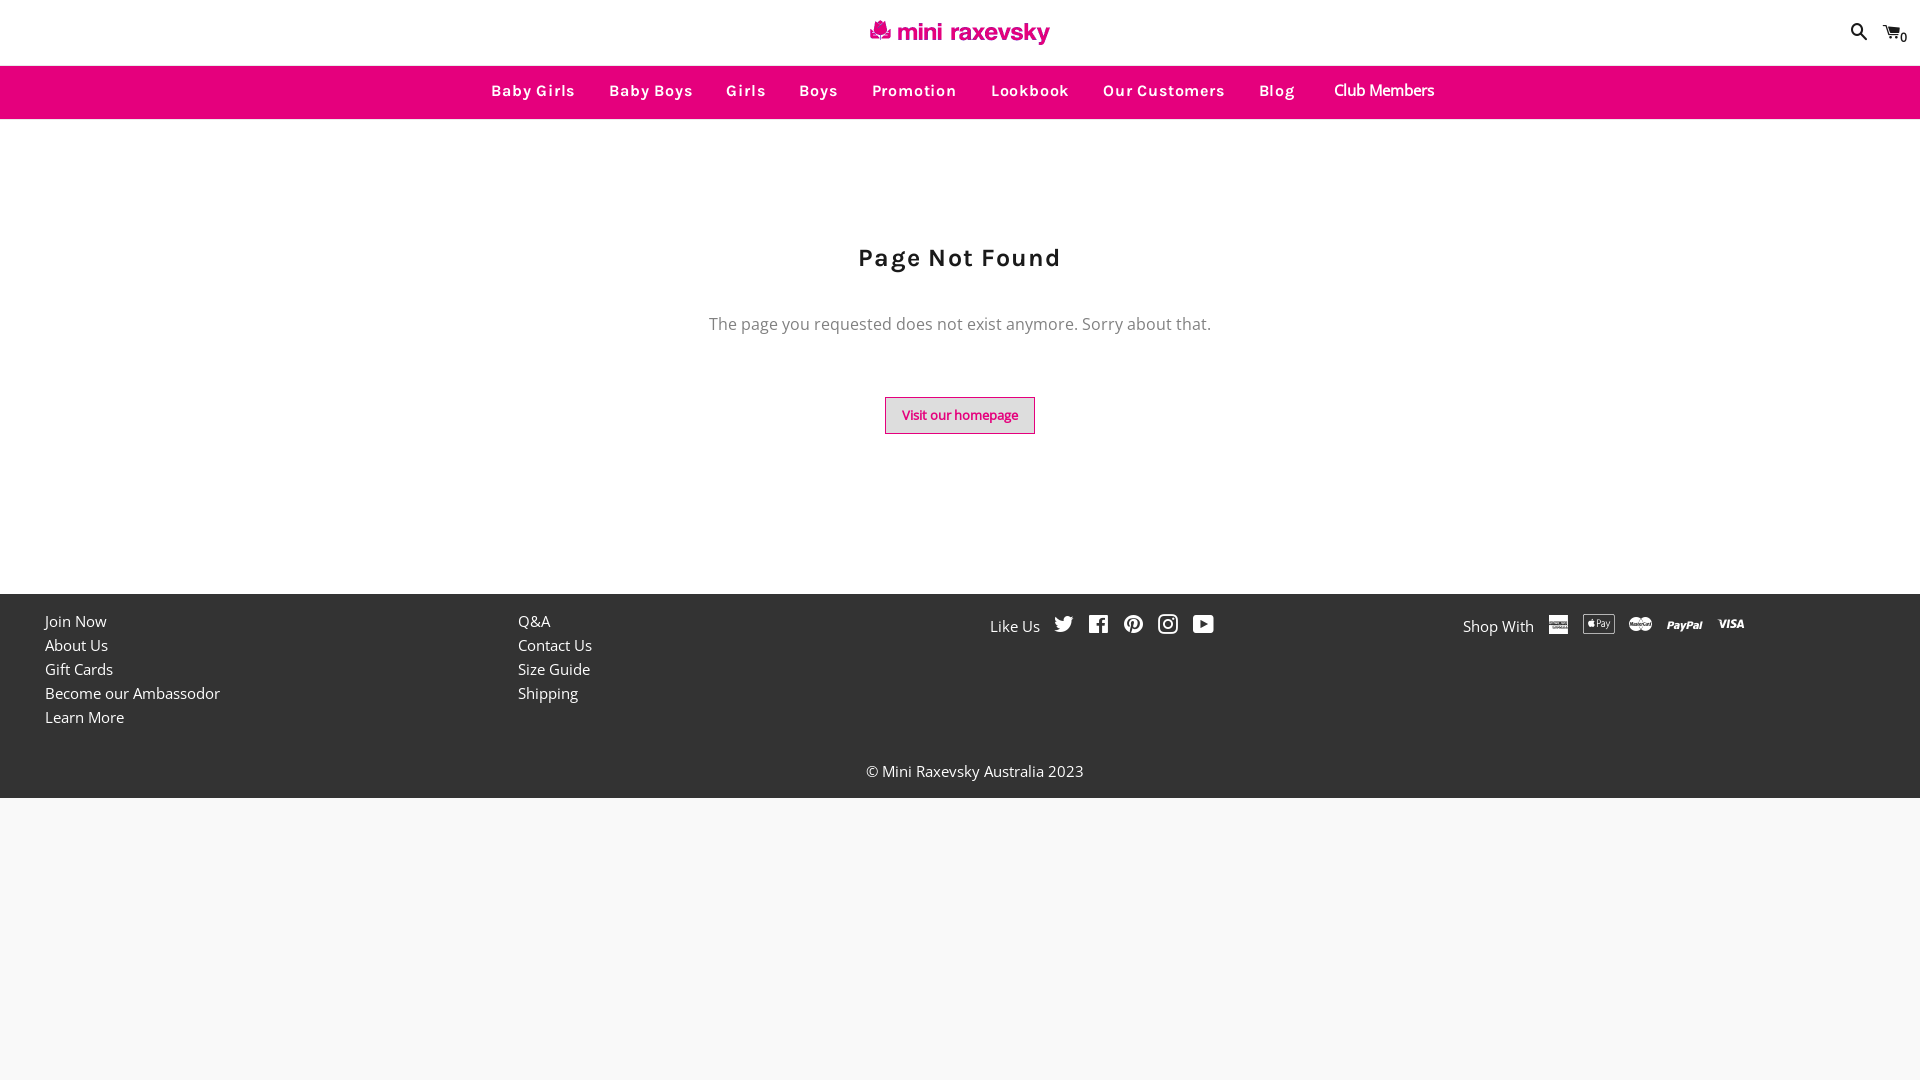 The image size is (1920, 1080). What do you see at coordinates (1133, 624) in the screenshot?
I see `'Pinterest'` at bounding box center [1133, 624].